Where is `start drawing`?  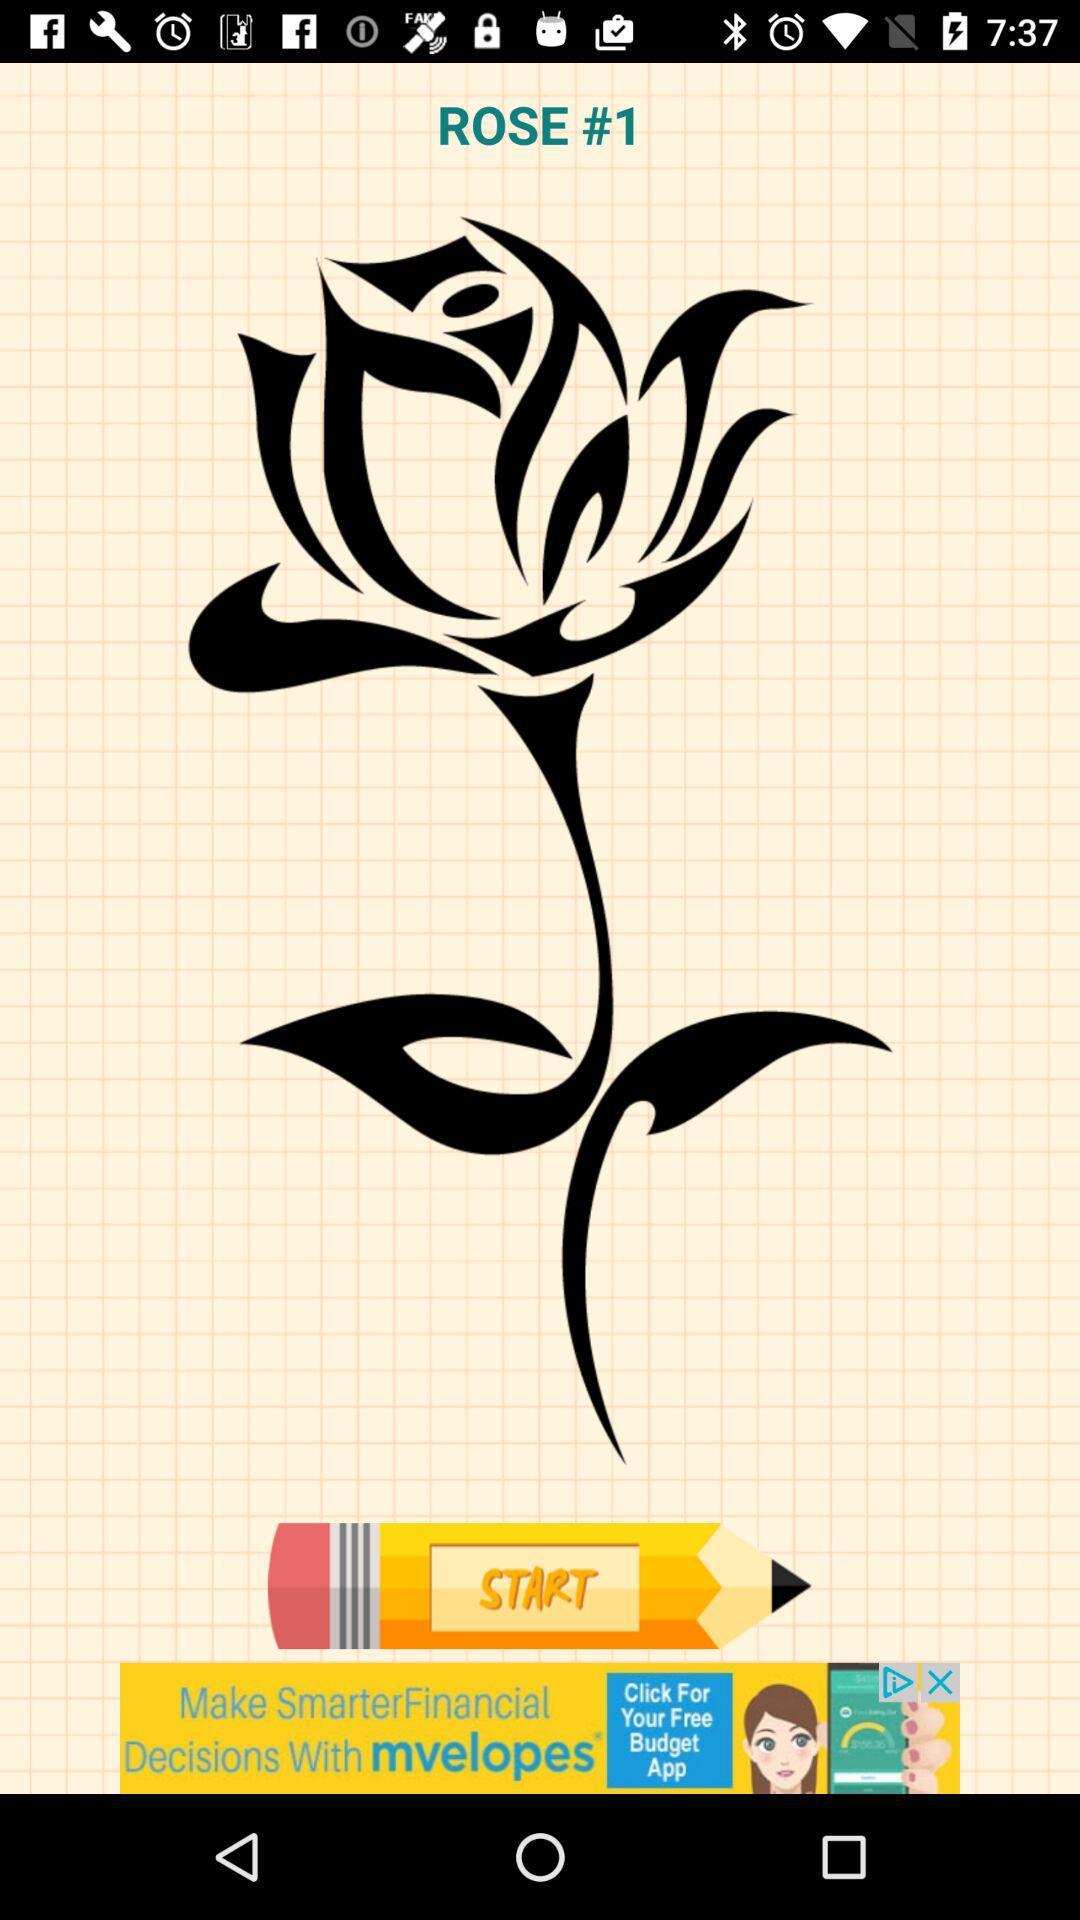
start drawing is located at coordinates (538, 1585).